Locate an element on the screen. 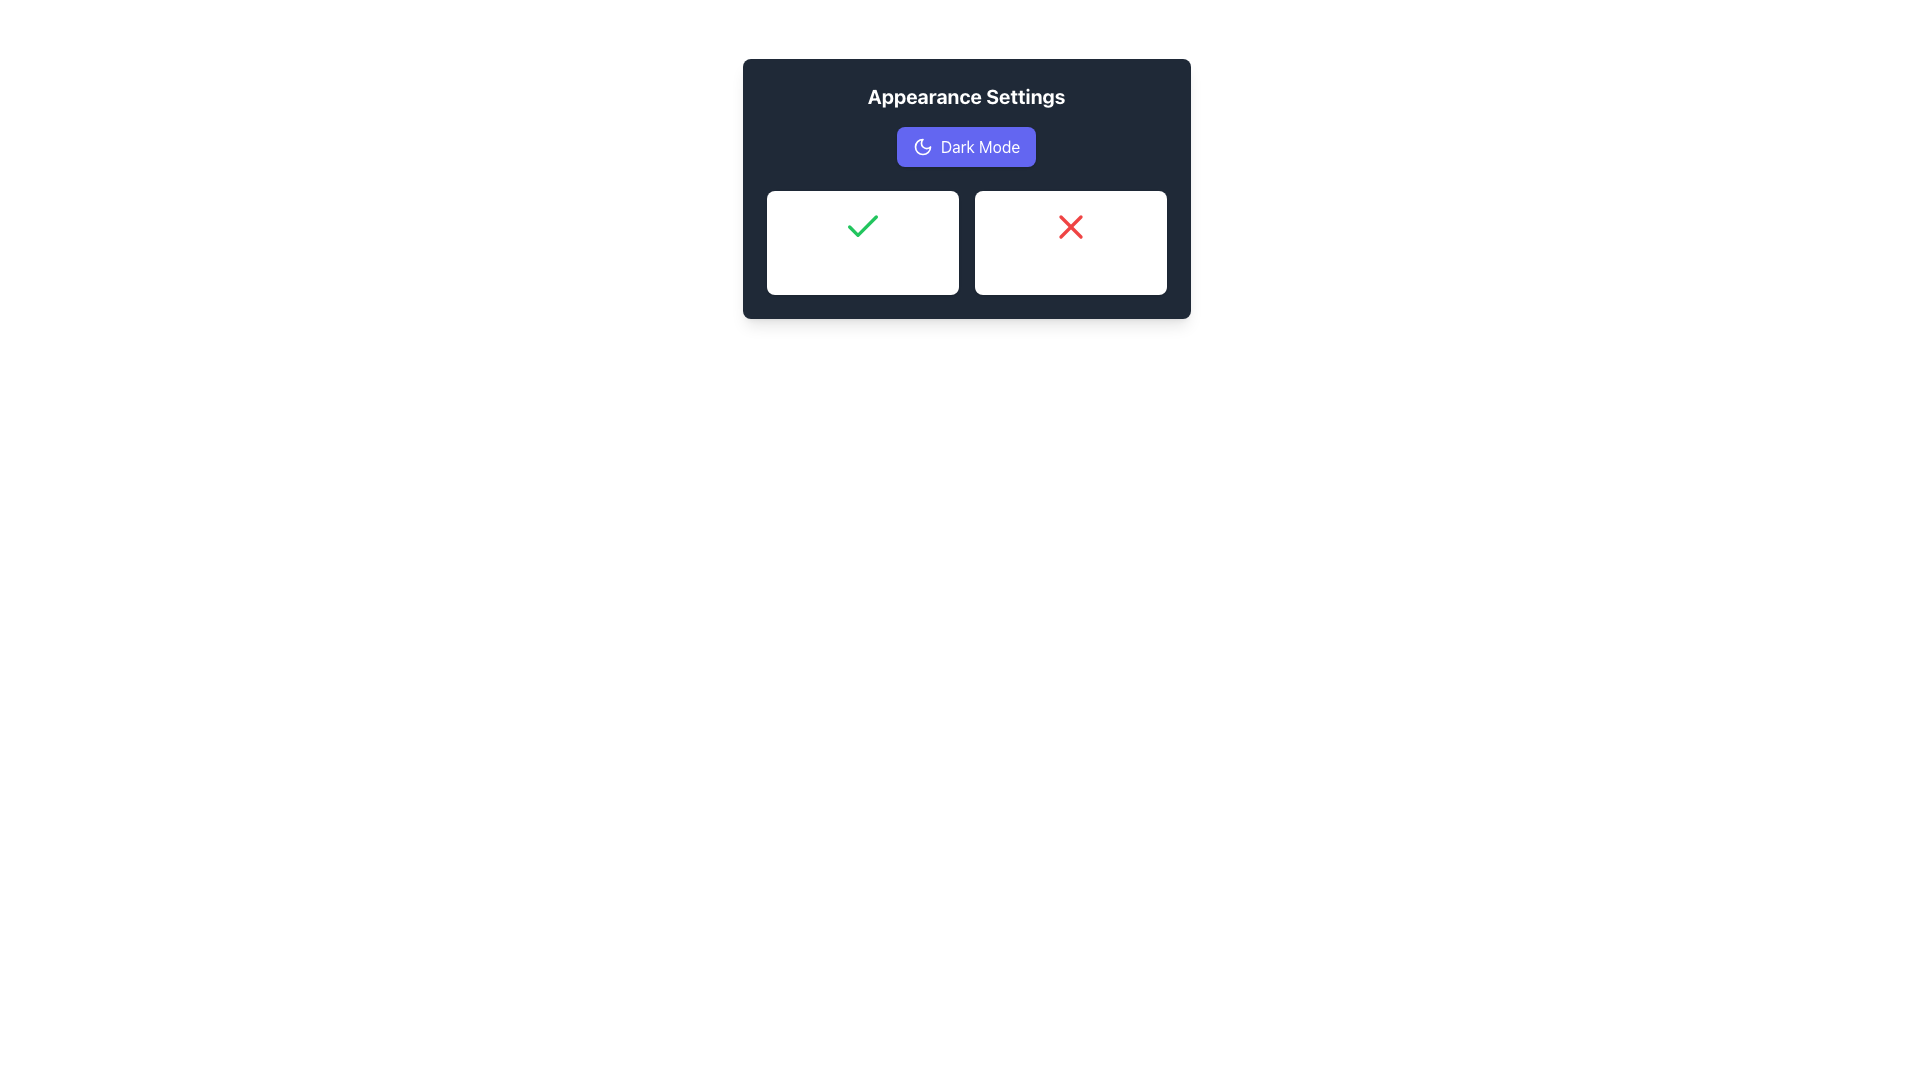 The image size is (1920, 1080). the first icon indicating confirmation or an enabled state, which is positioned above the text 'Option Enabled' is located at coordinates (862, 226).